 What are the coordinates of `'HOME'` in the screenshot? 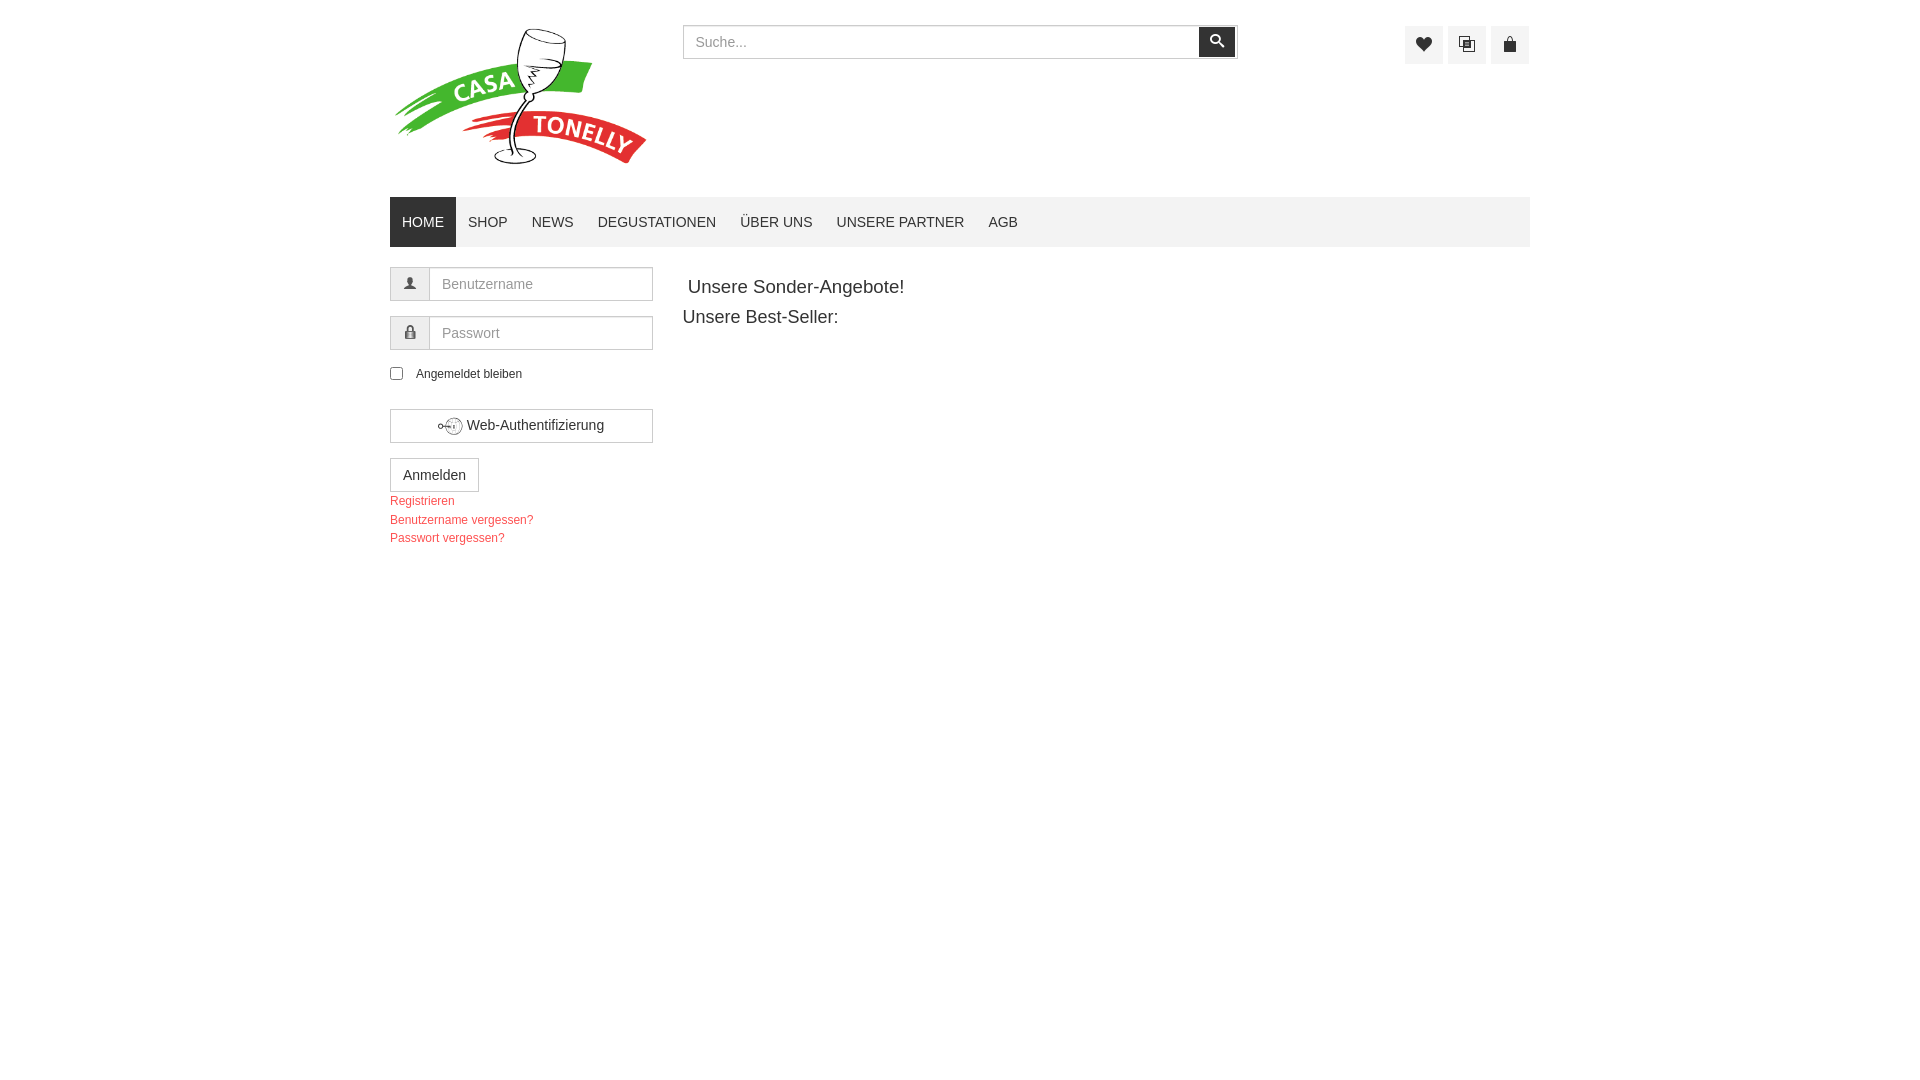 It's located at (421, 222).